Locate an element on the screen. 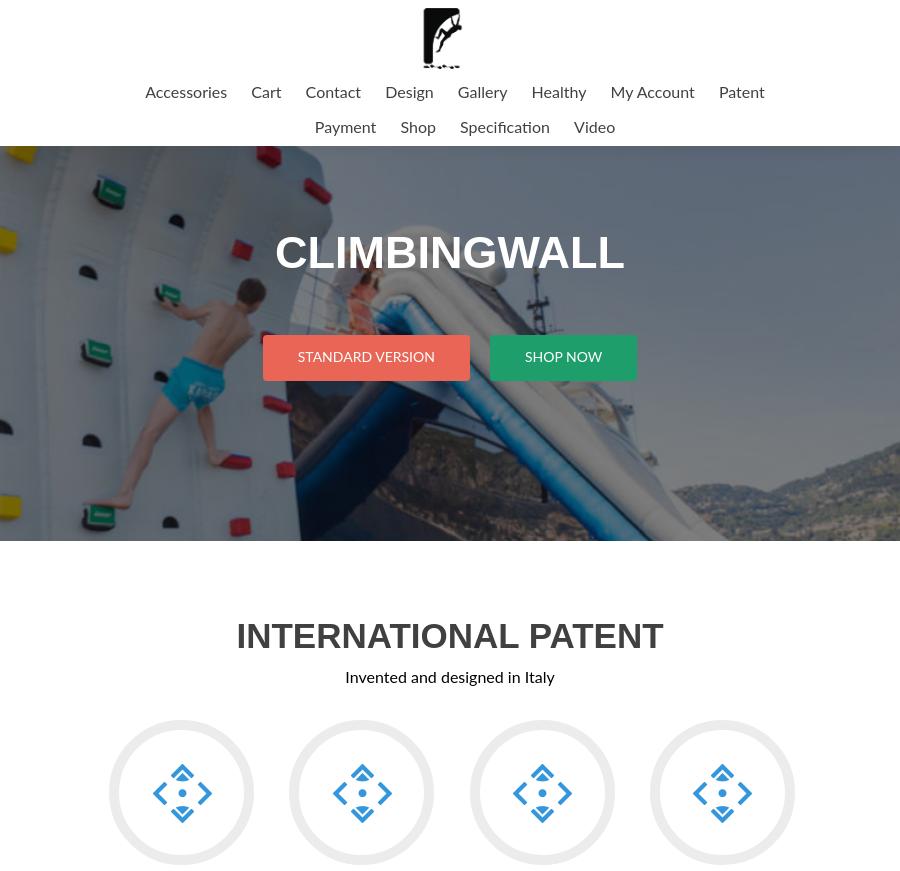 This screenshot has height=871, width=900. 'Payment' is located at coordinates (344, 127).